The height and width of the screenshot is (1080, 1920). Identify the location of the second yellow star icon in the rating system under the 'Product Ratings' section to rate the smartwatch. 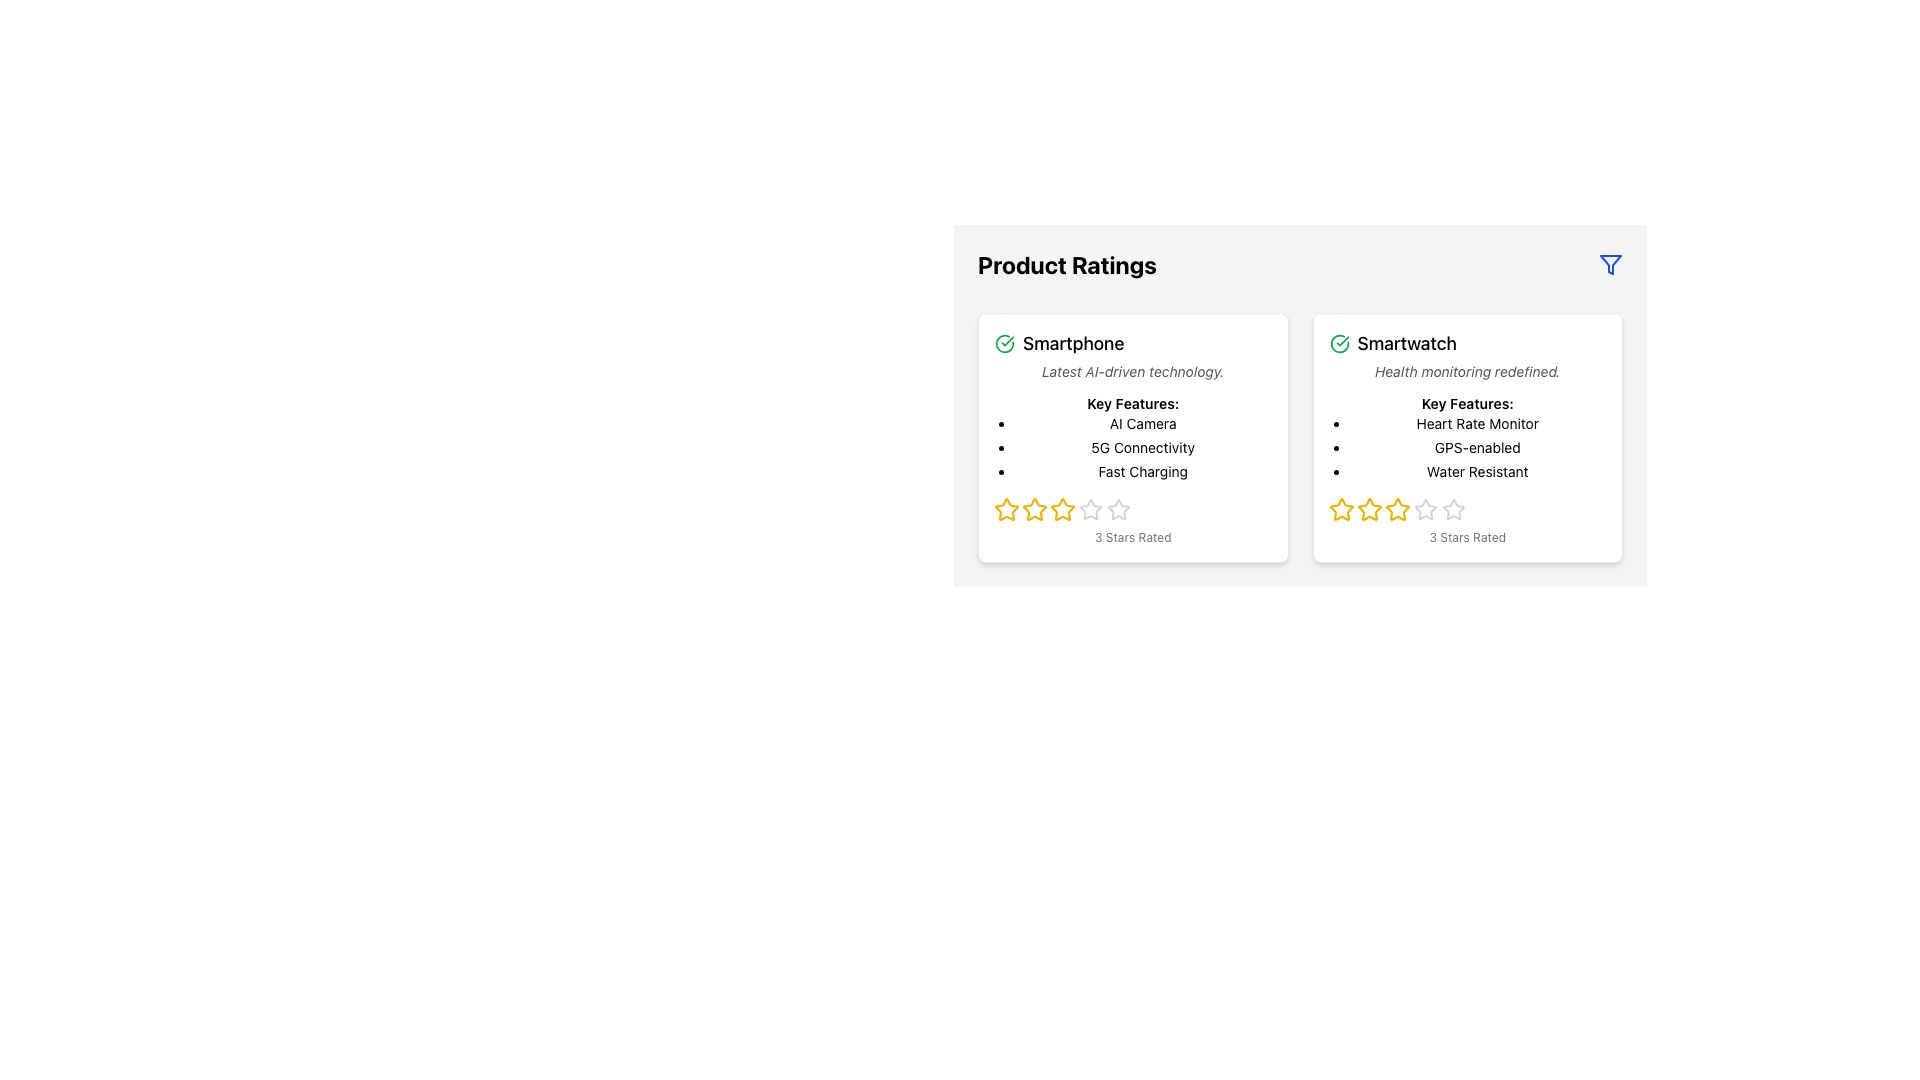
(1396, 508).